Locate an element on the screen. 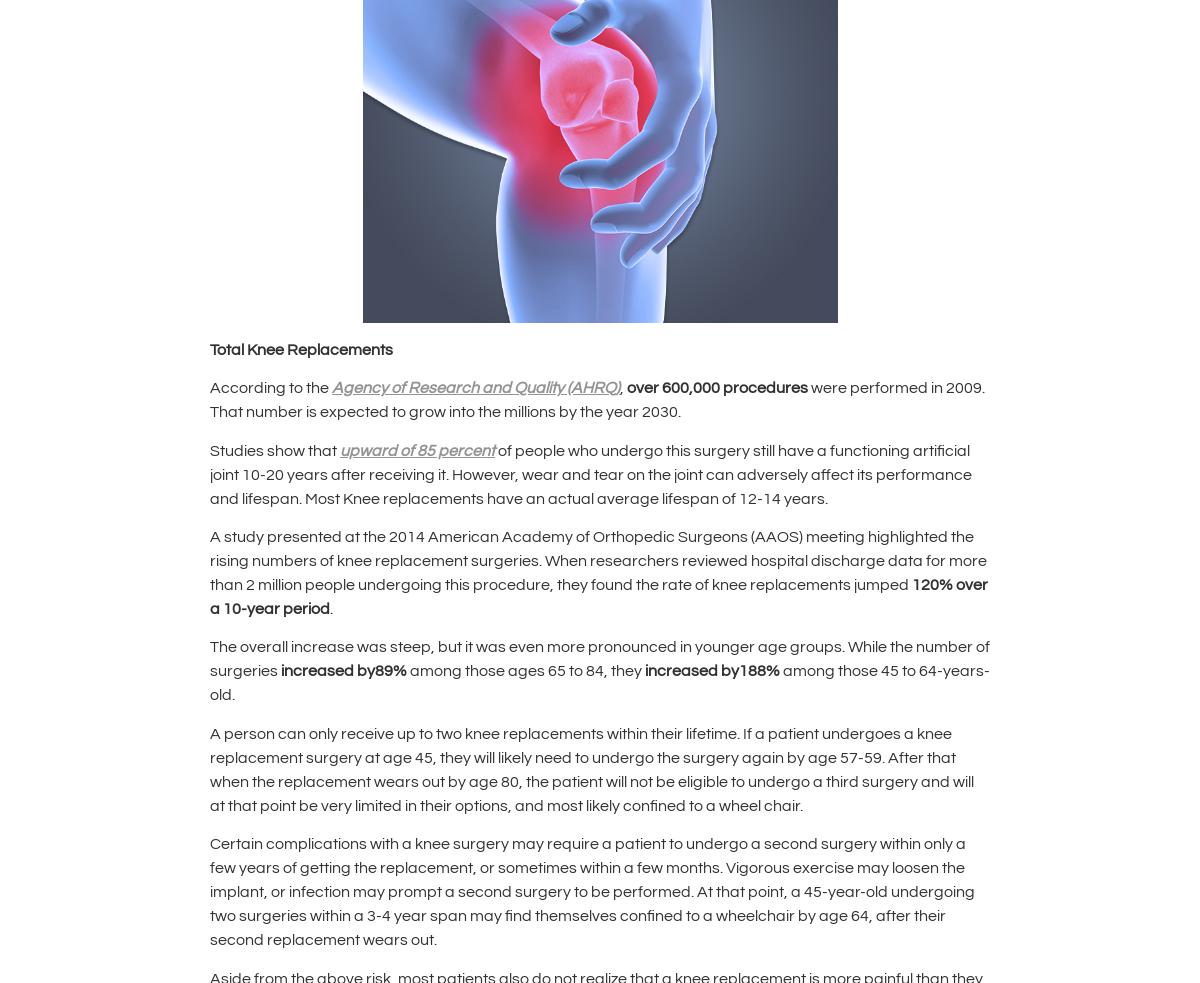  'Agency of Research and Quality (AHRQ)' is located at coordinates (332, 386).